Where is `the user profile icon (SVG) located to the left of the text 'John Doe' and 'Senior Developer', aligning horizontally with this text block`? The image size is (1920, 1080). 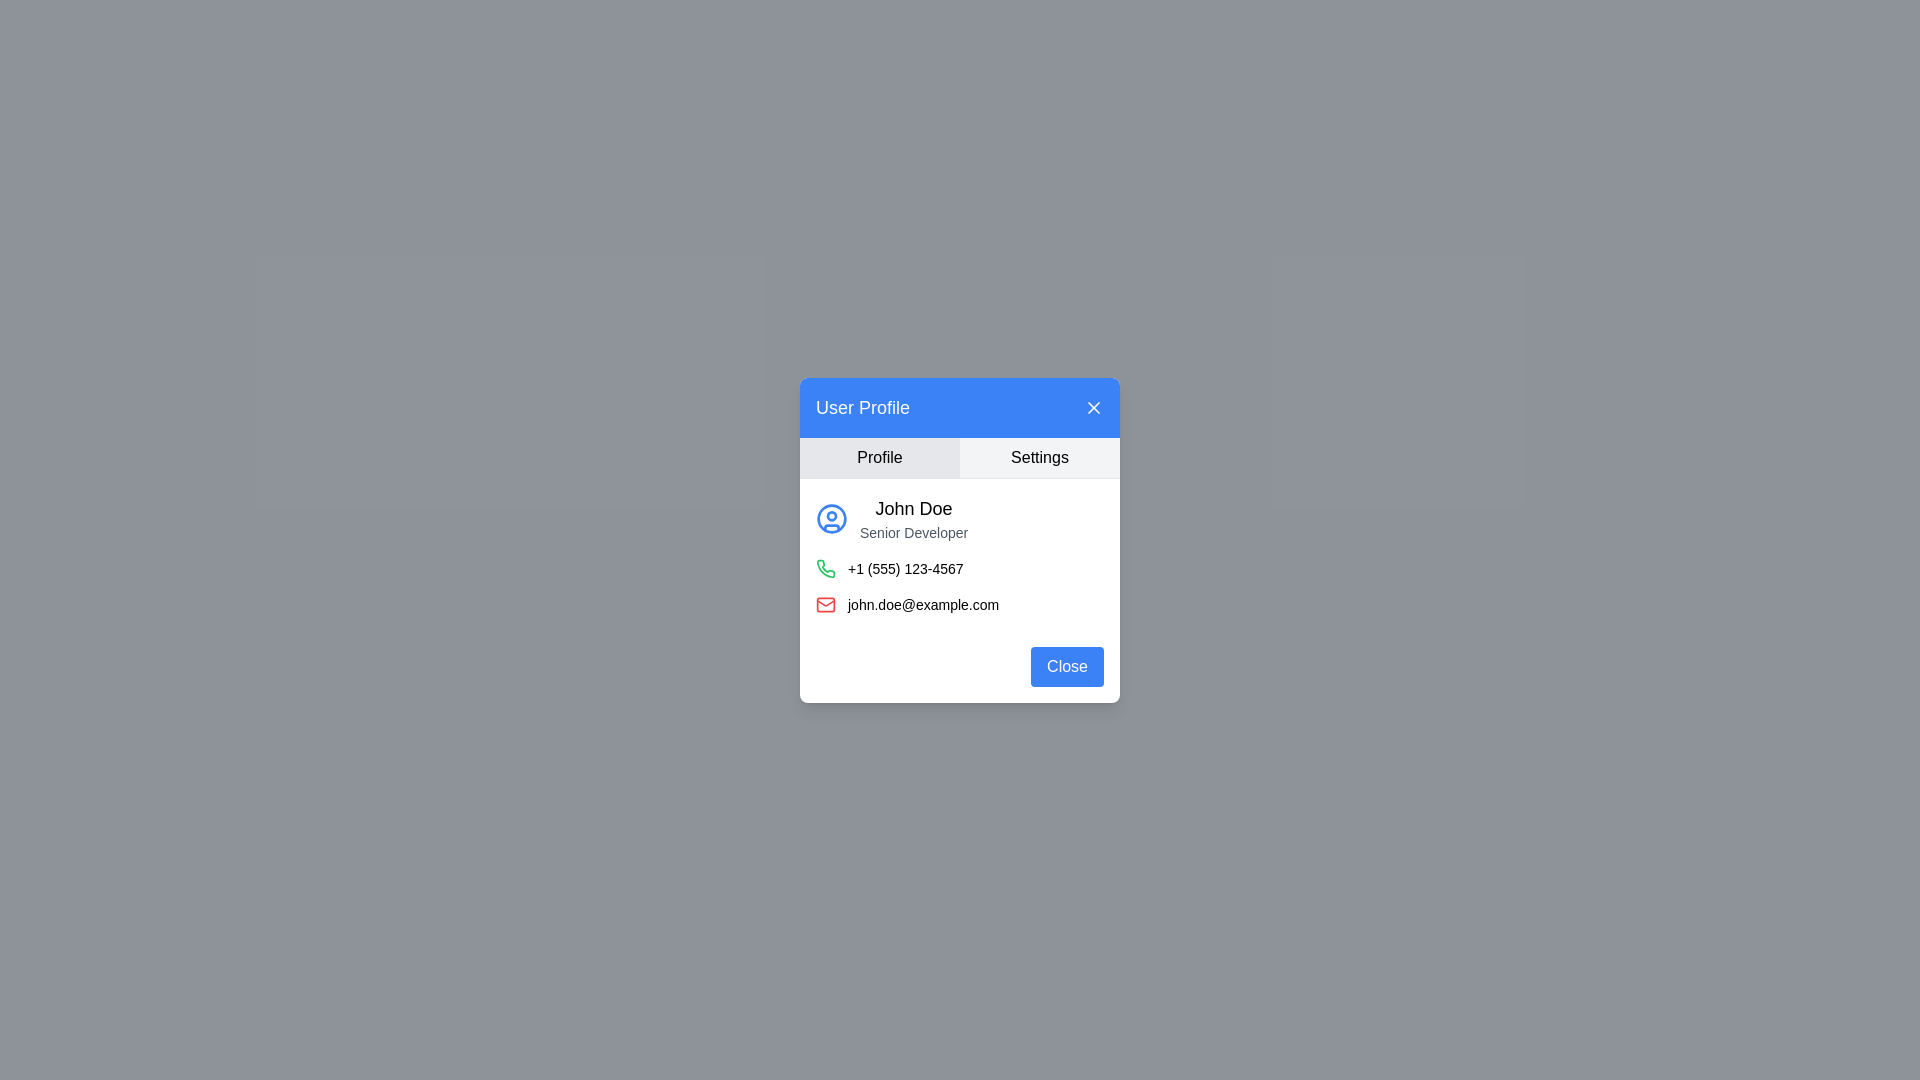
the user profile icon (SVG) located to the left of the text 'John Doe' and 'Senior Developer', aligning horizontally with this text block is located at coordinates (831, 517).